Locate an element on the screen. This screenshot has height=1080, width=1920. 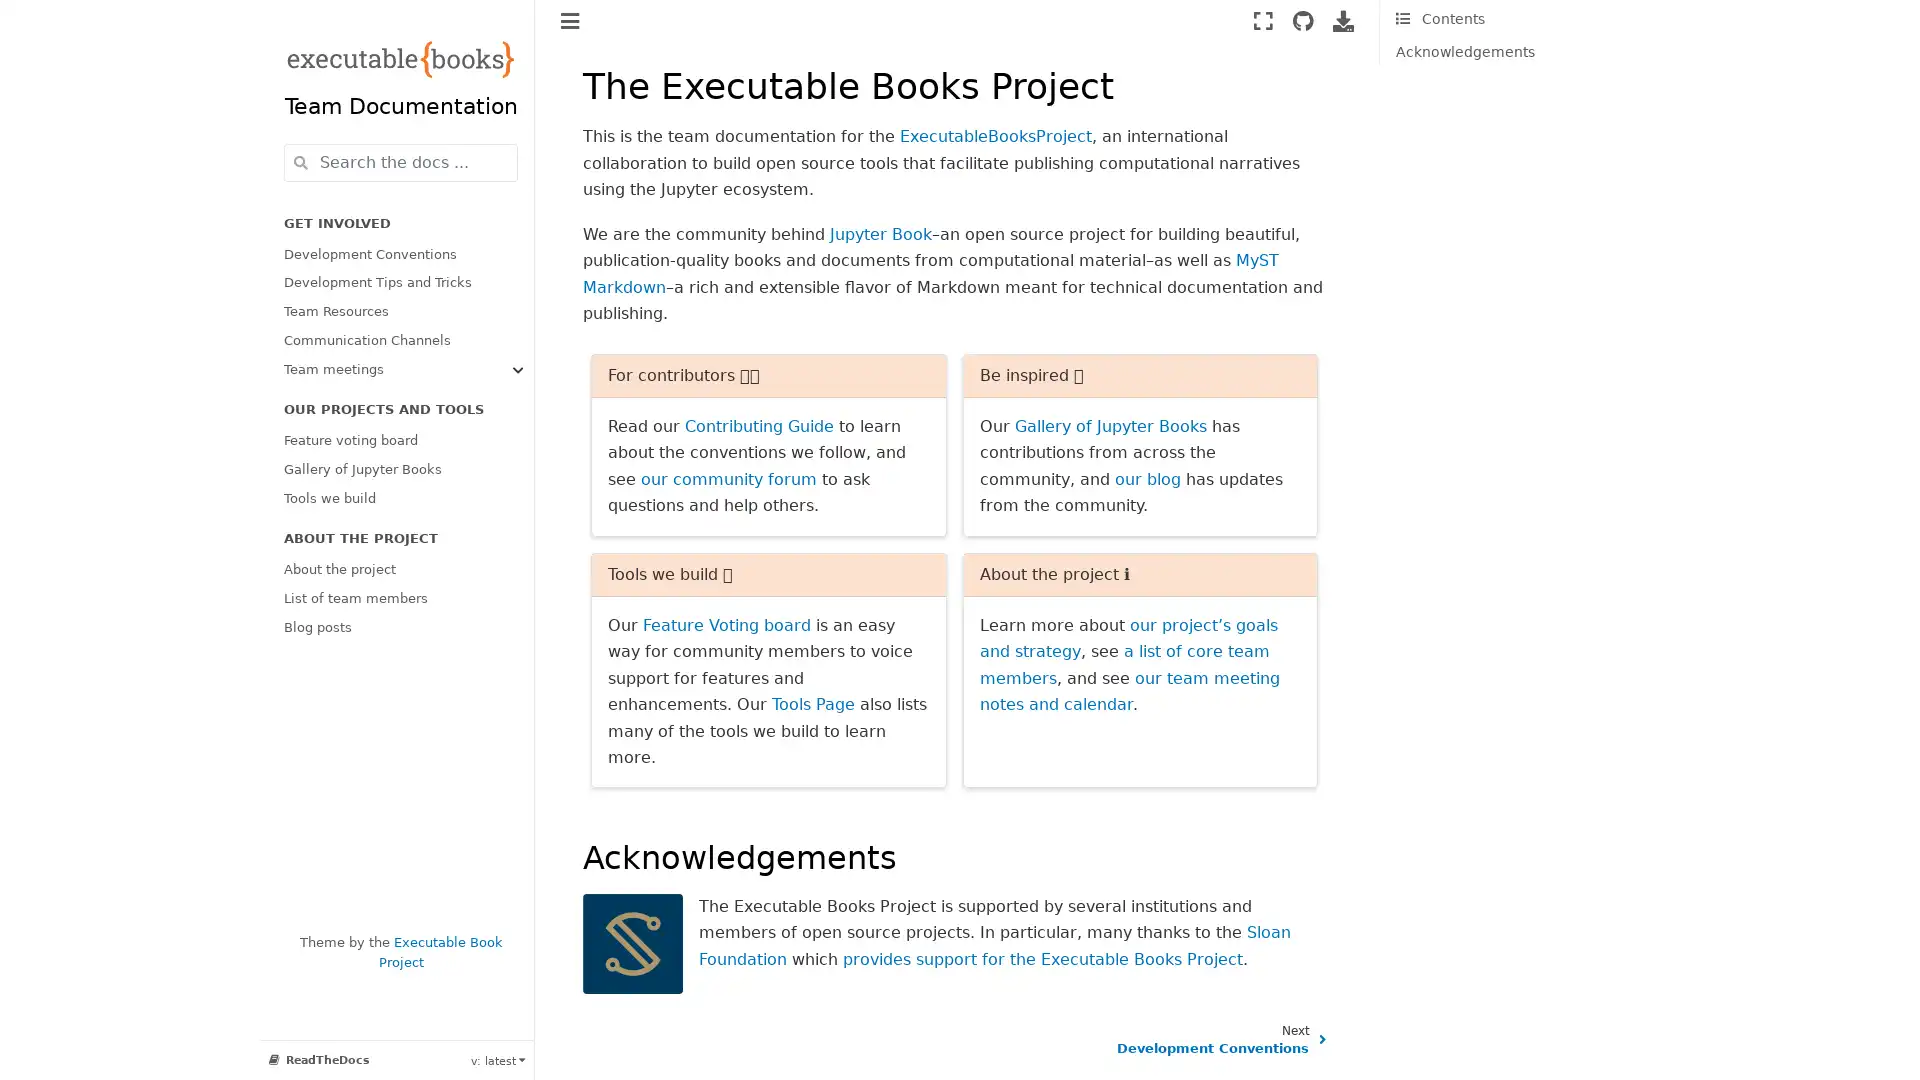
Download this page is located at coordinates (1343, 20).